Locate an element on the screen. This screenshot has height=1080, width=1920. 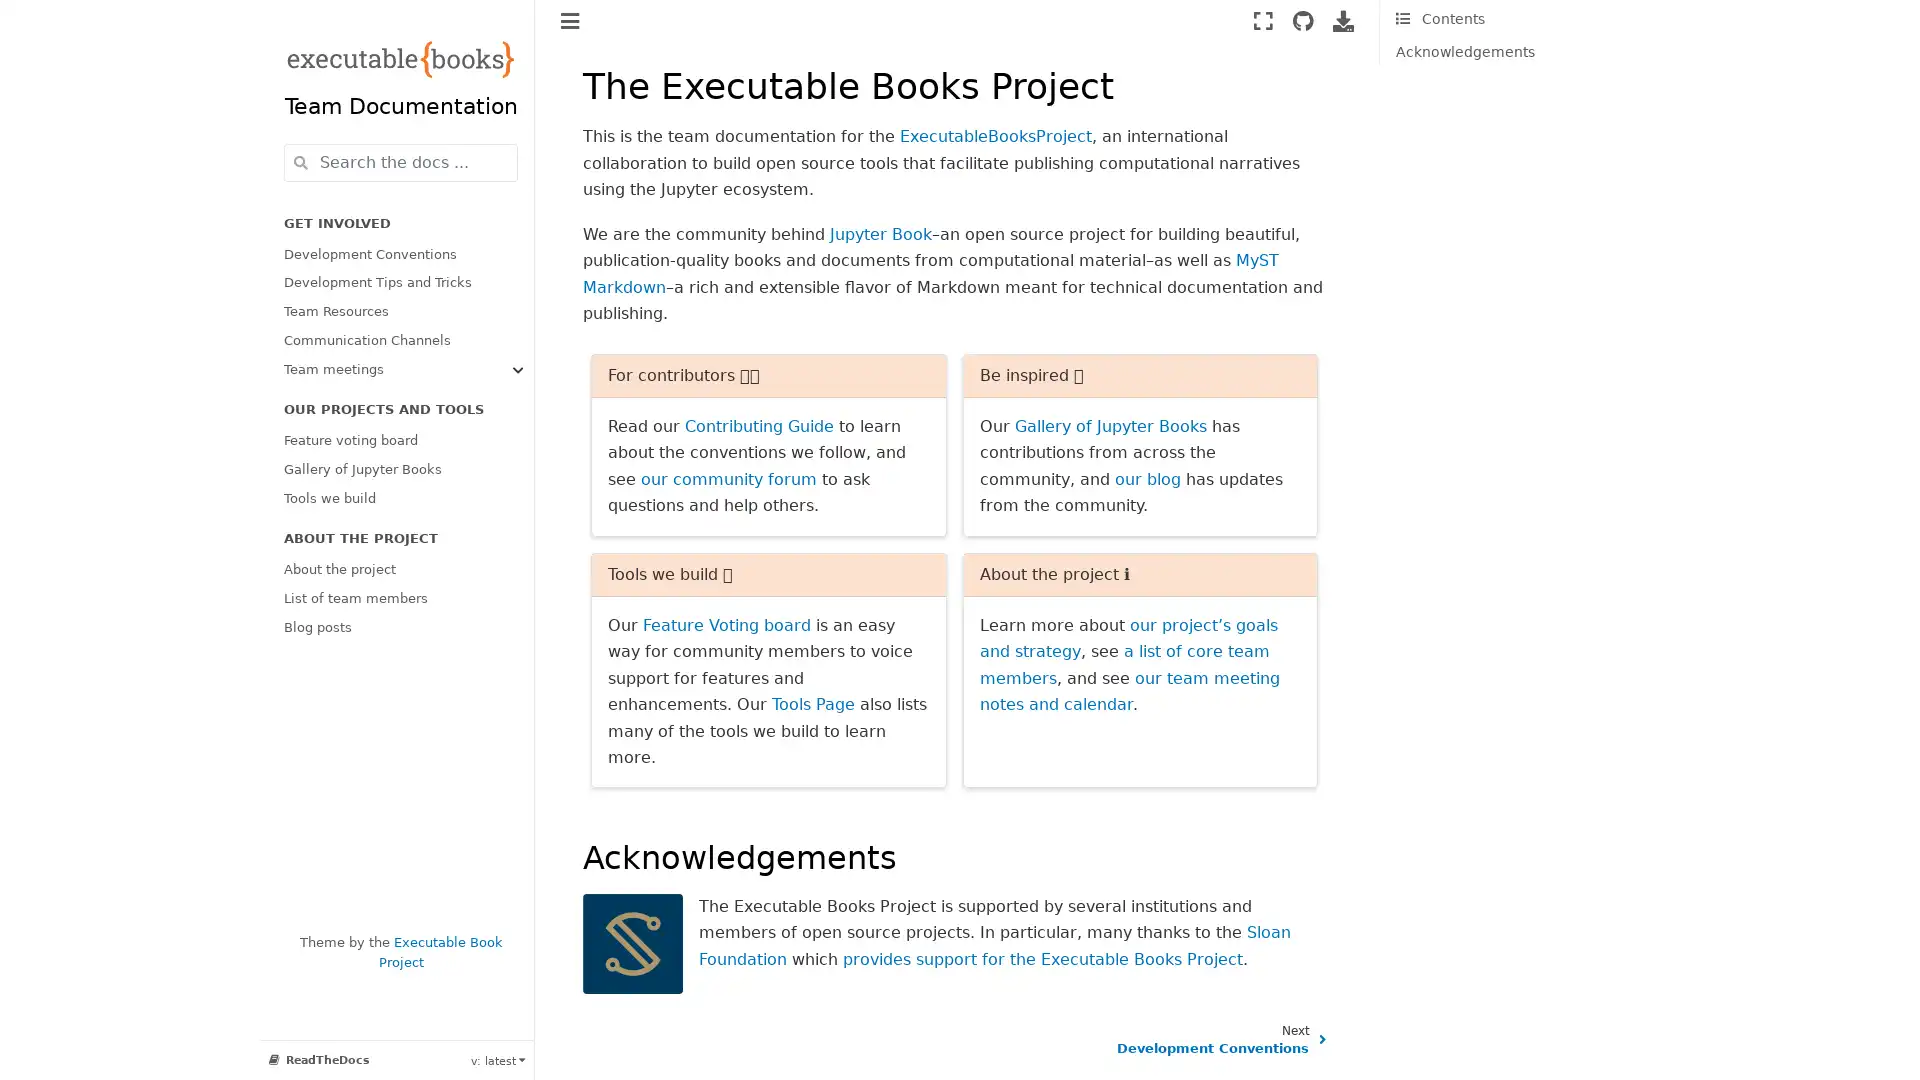
Download this page is located at coordinates (1343, 20).